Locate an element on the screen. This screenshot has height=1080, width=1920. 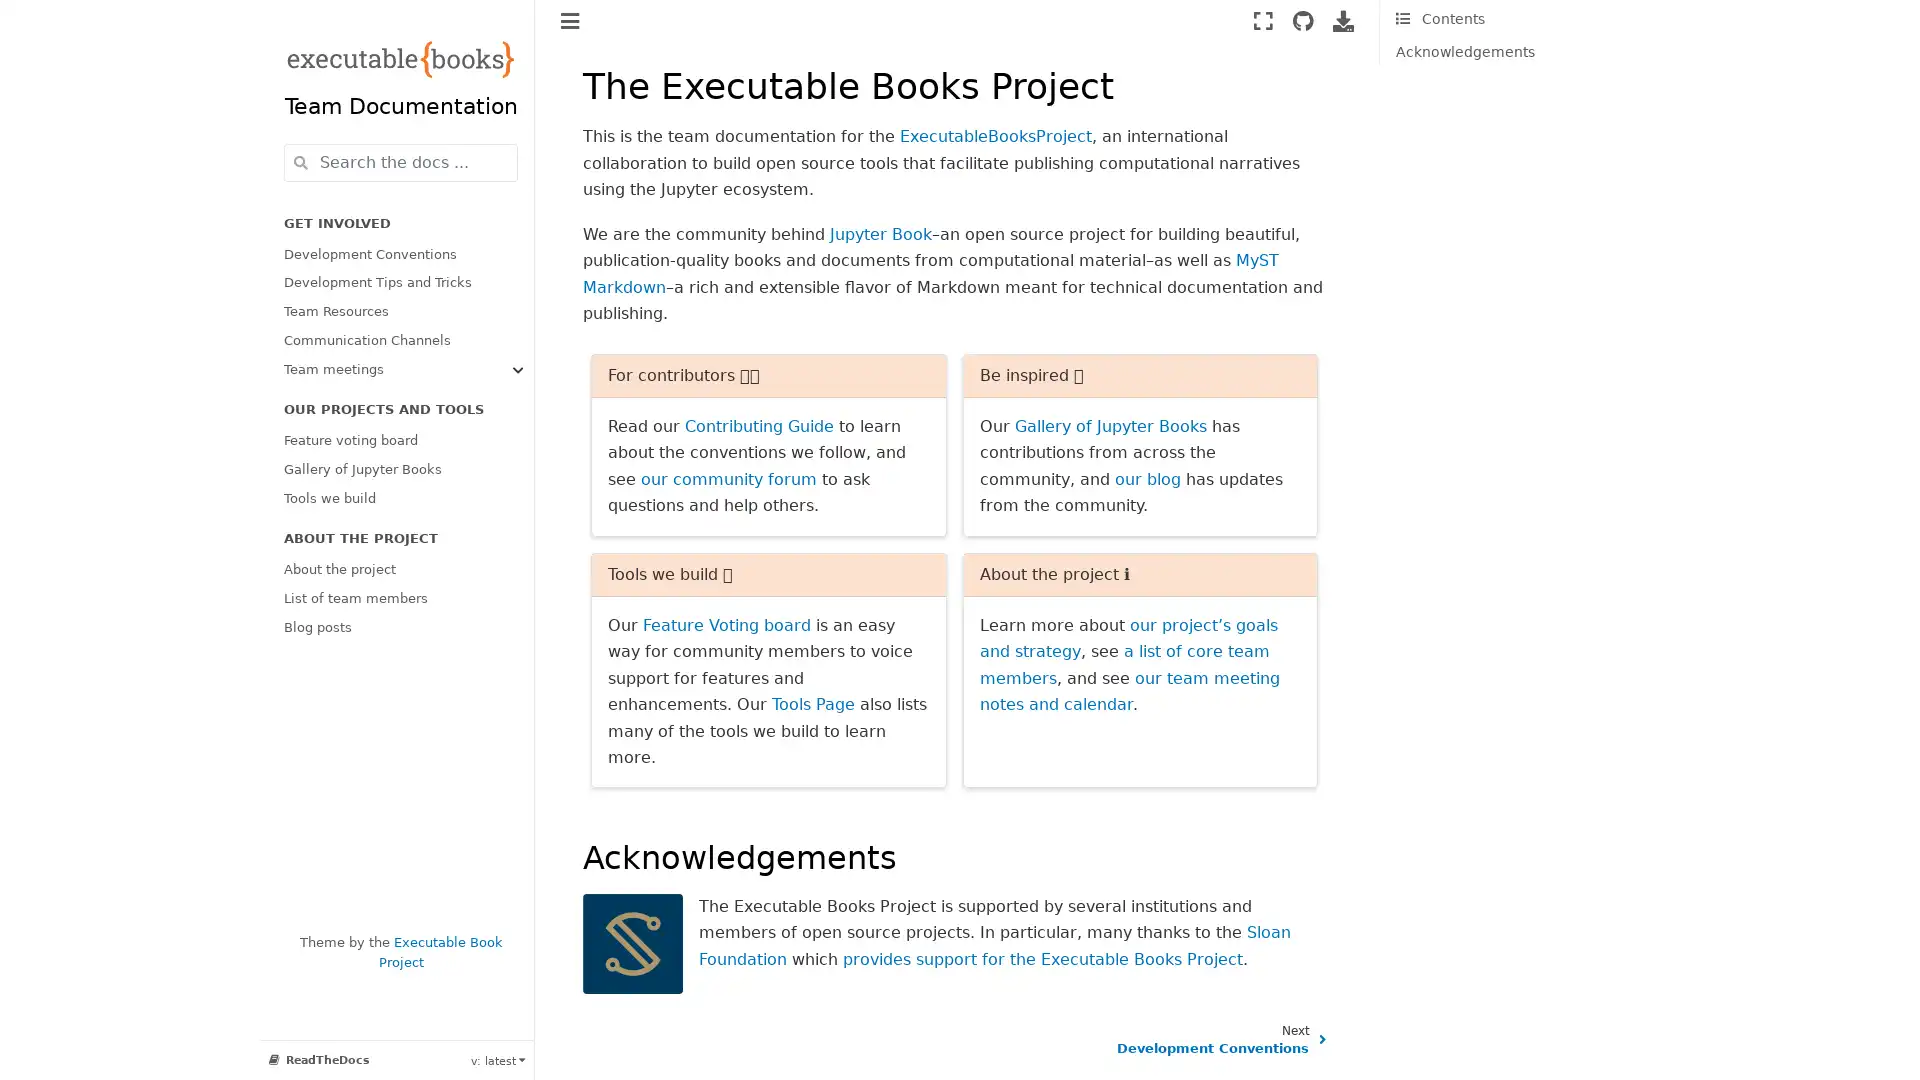
Download this page is located at coordinates (1343, 20).